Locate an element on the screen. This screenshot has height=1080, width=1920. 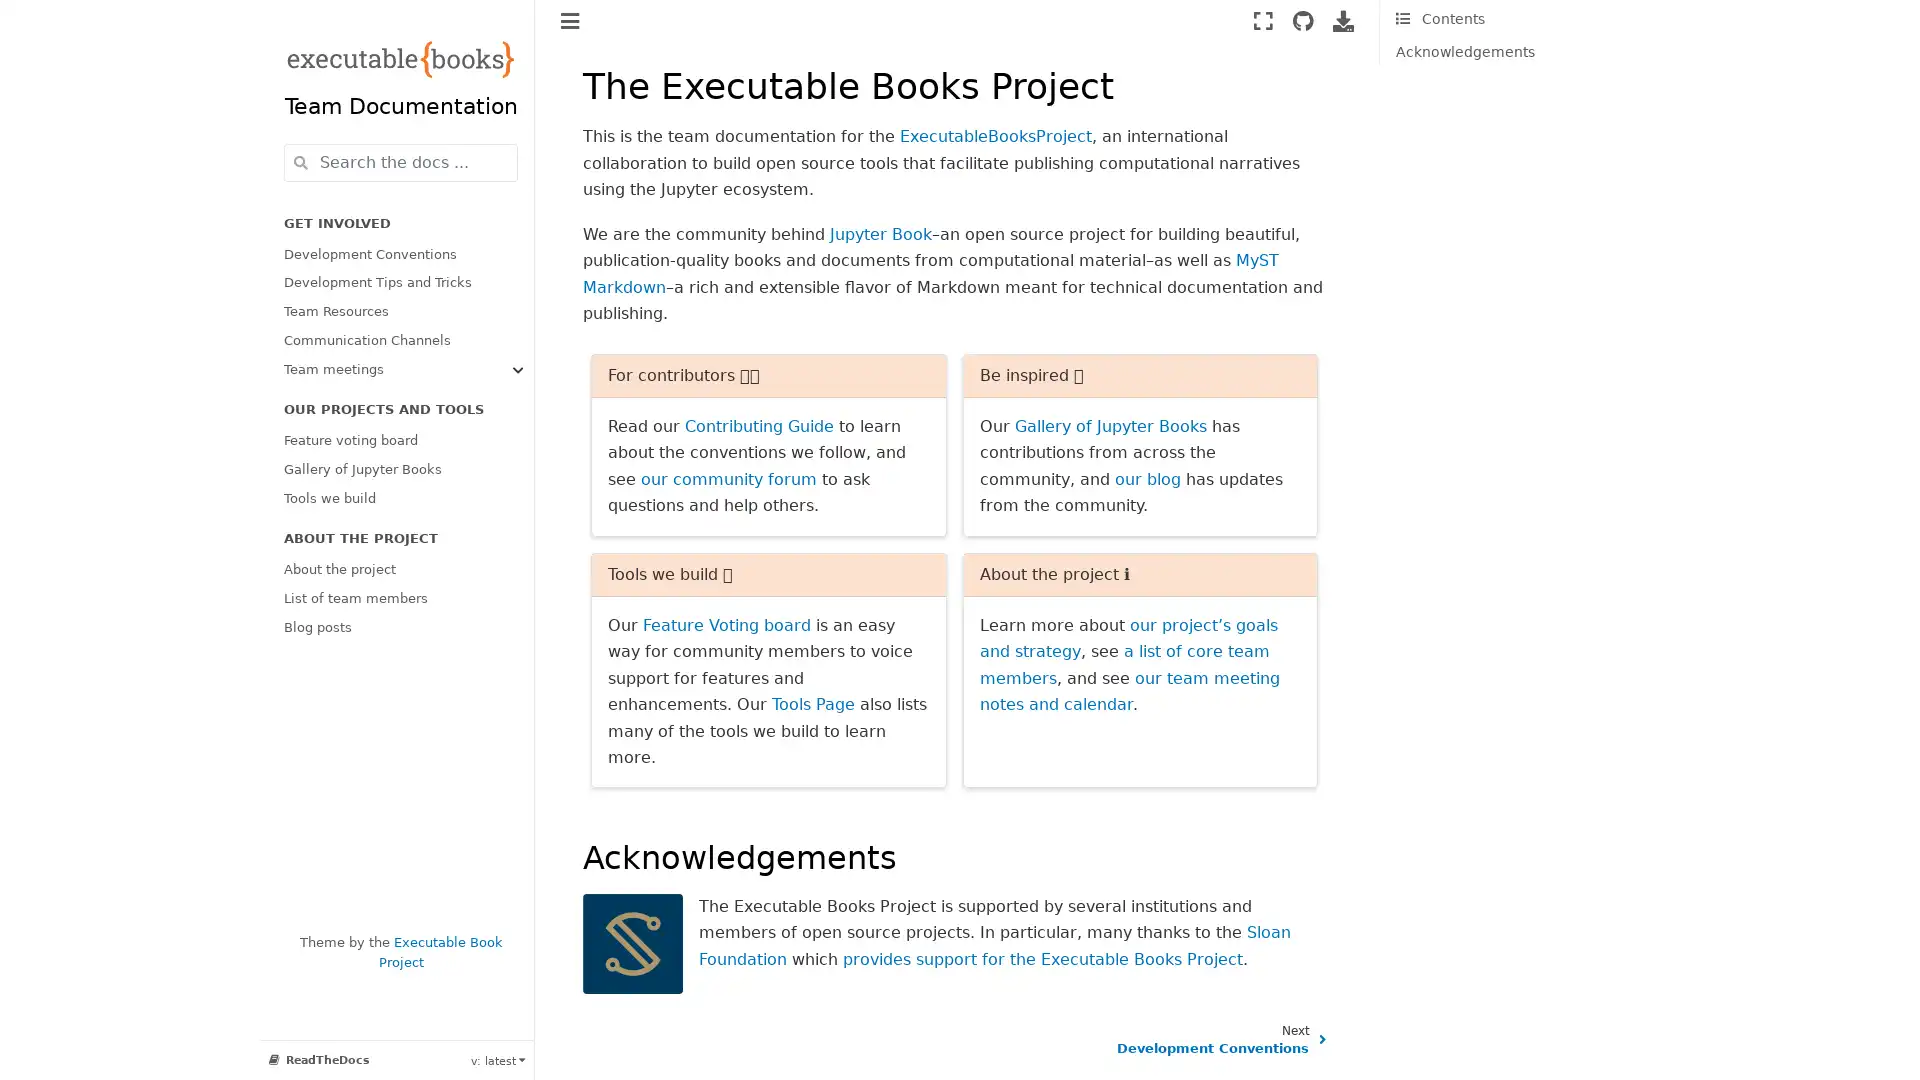
Download this page is located at coordinates (1343, 20).